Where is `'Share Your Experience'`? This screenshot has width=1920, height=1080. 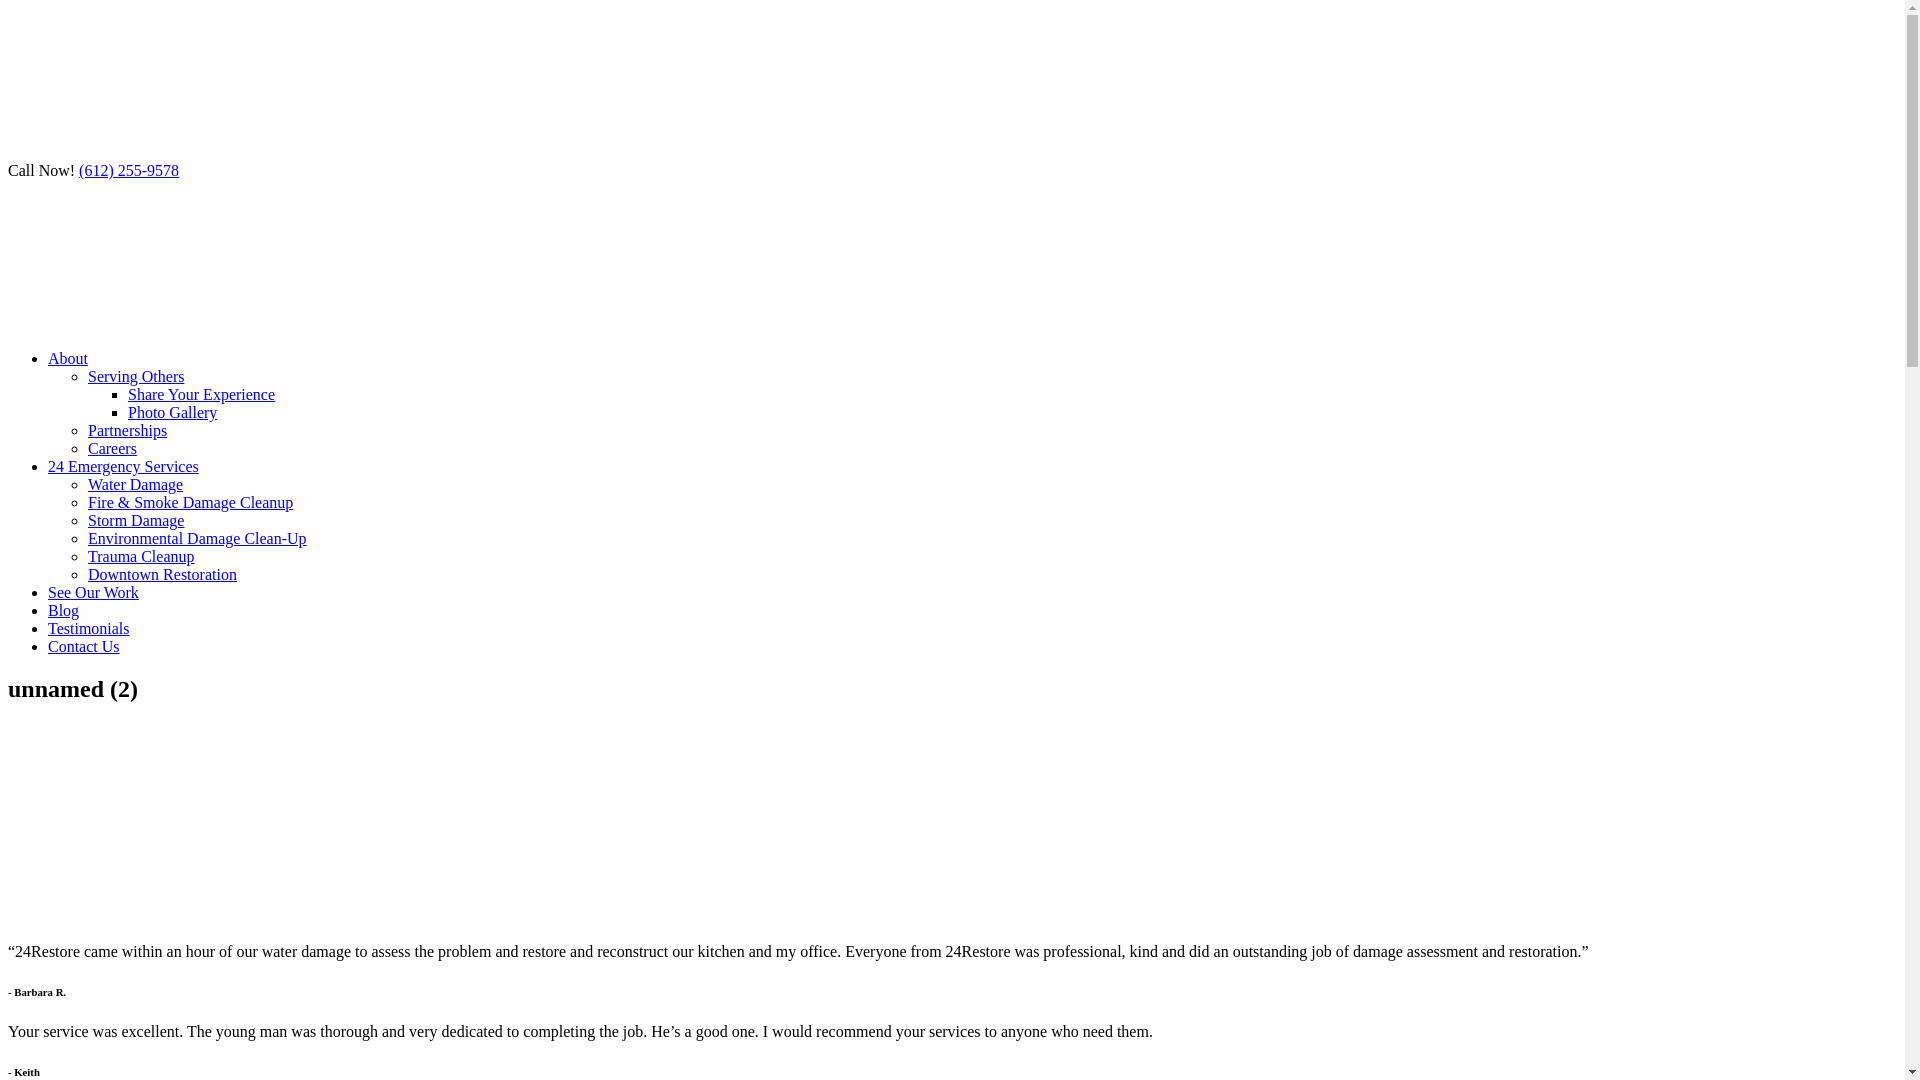 'Share Your Experience' is located at coordinates (201, 394).